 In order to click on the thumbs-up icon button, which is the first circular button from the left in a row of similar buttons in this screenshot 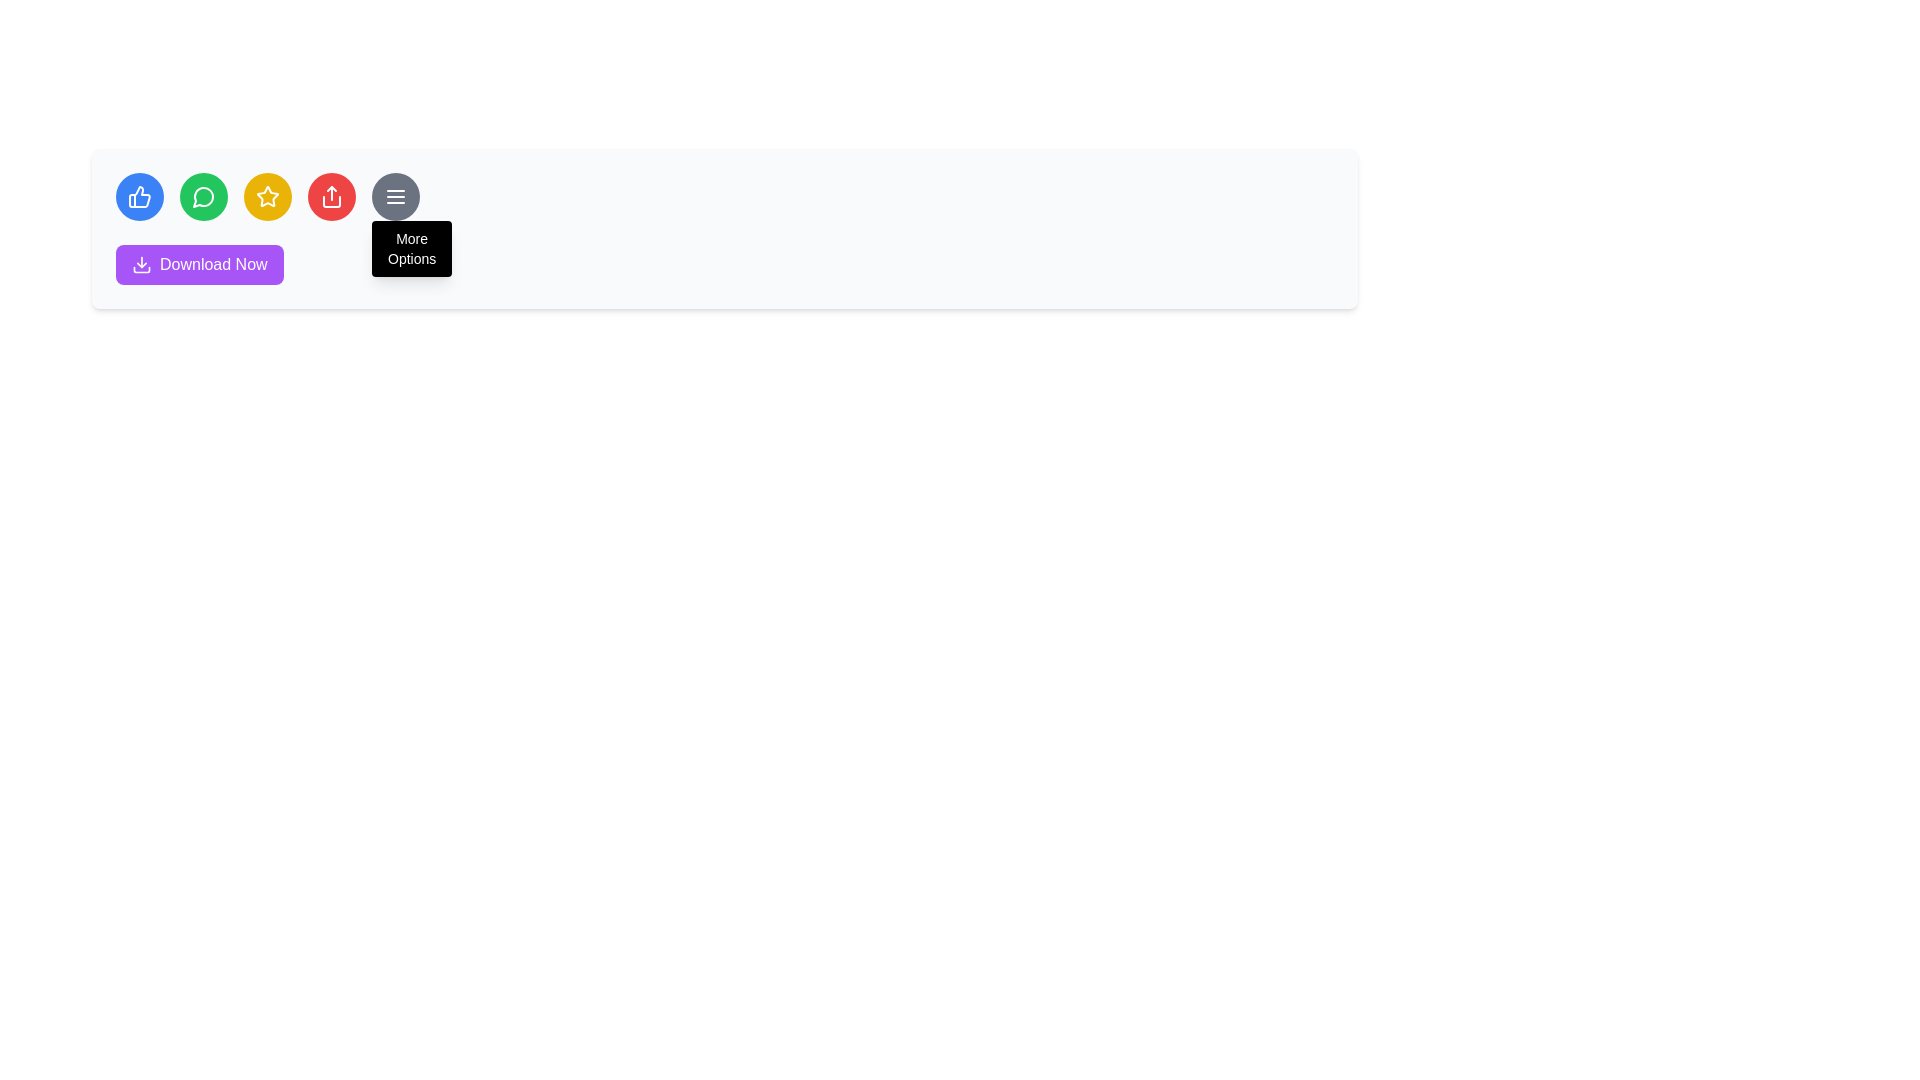, I will do `click(138, 196)`.